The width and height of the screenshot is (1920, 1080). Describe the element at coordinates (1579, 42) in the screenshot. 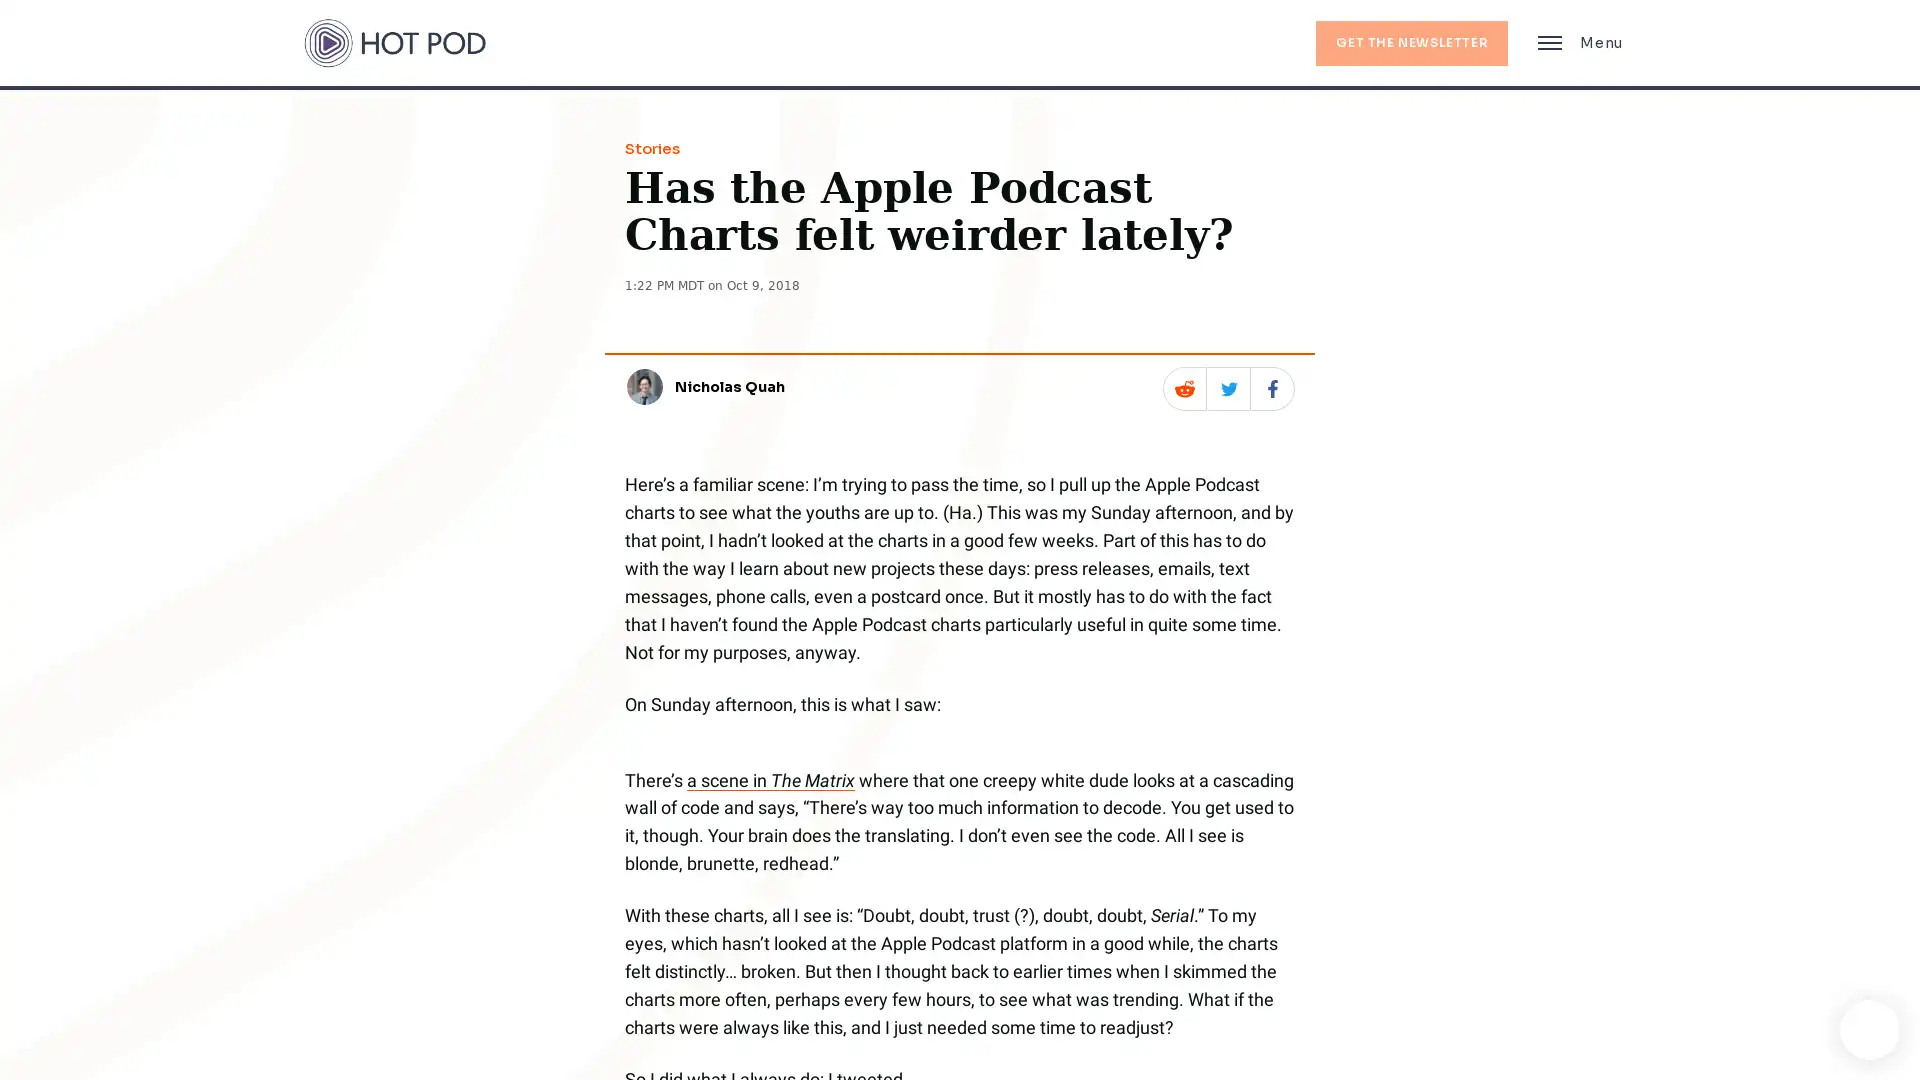

I see `Main Menu` at that location.